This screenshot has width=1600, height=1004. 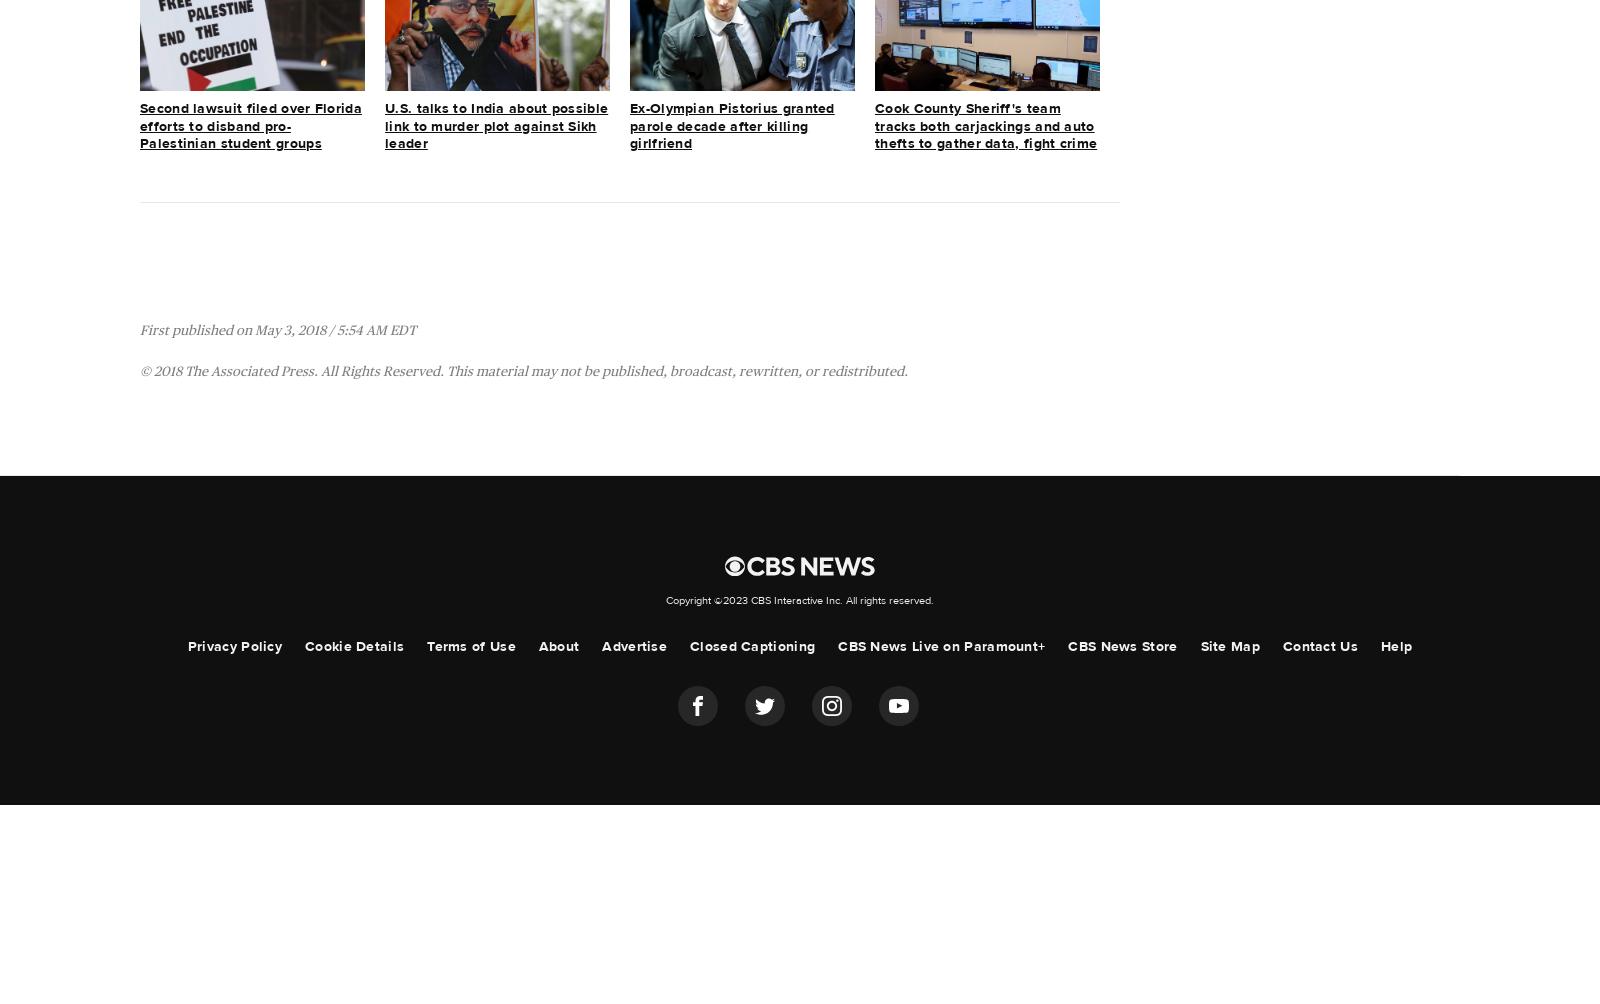 I want to click on 'Cookie Details', so click(x=354, y=644).